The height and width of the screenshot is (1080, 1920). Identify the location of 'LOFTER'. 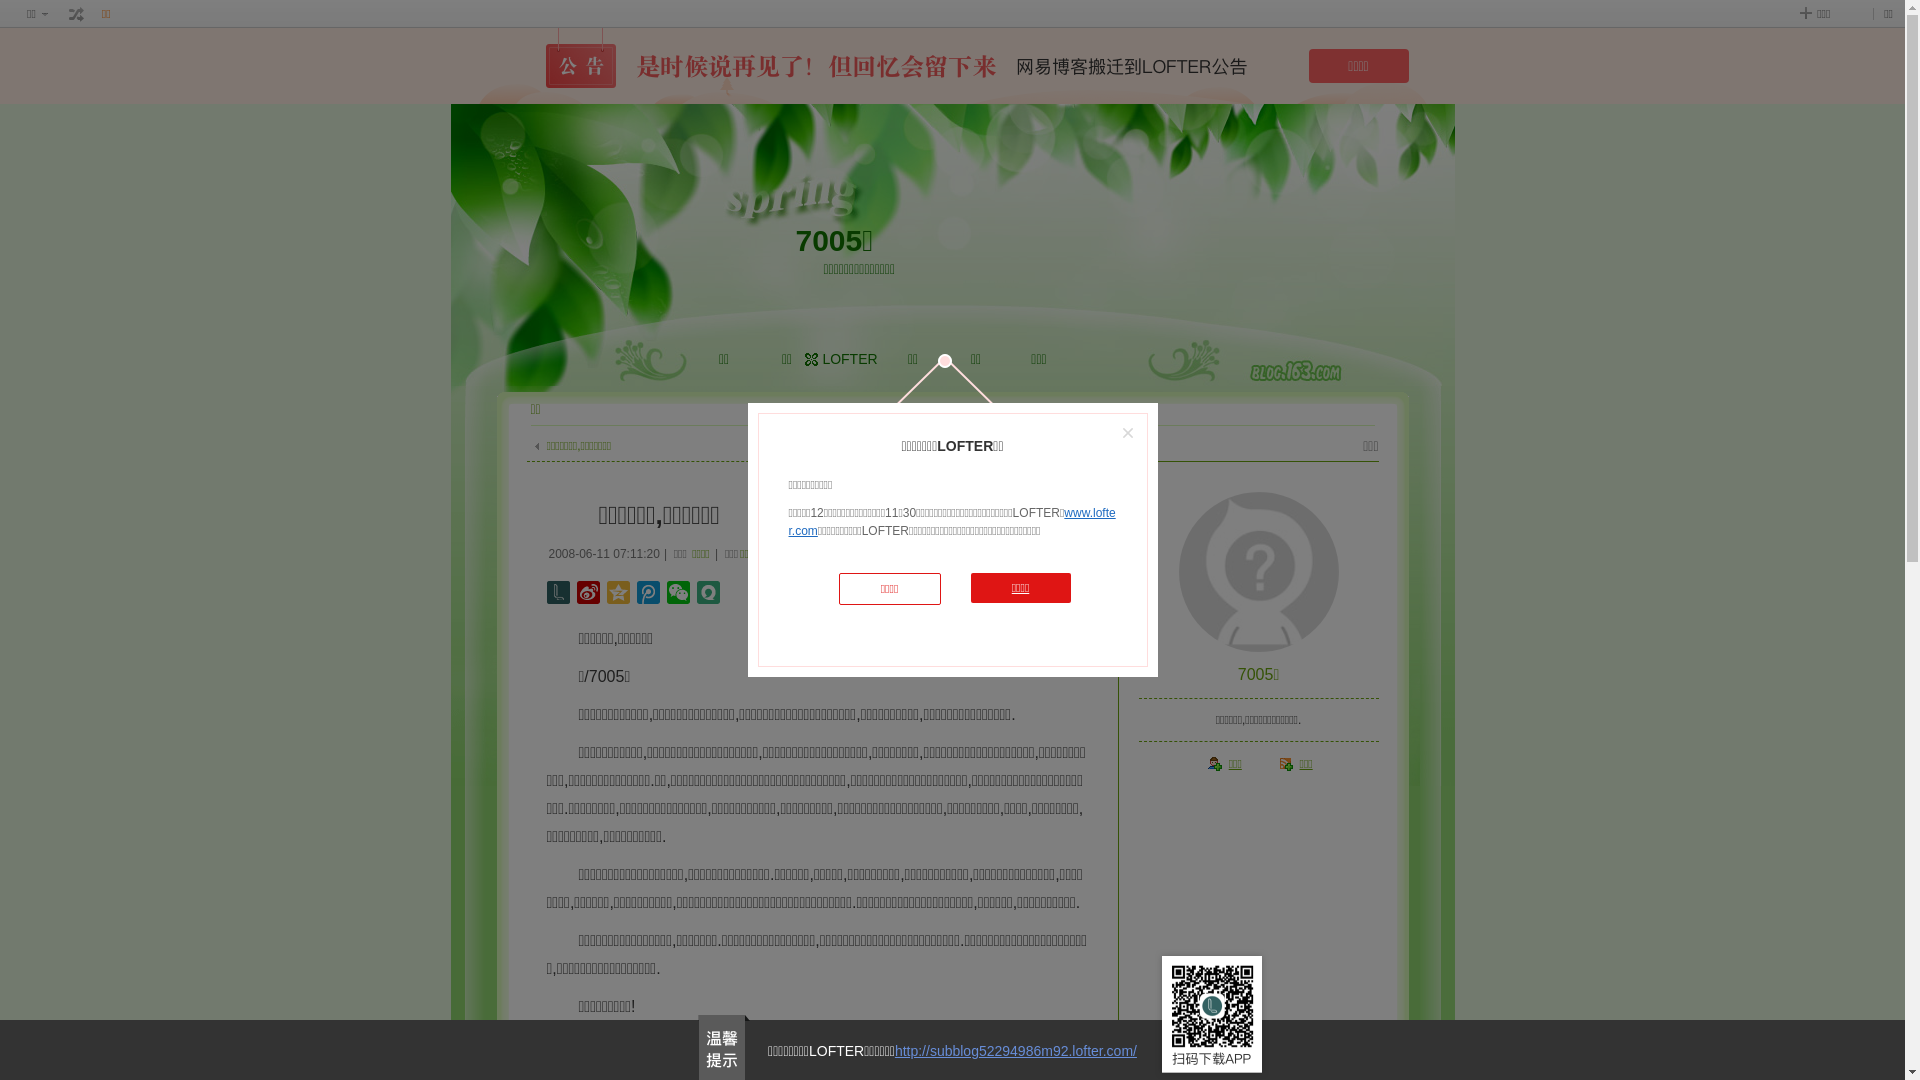
(817, 357).